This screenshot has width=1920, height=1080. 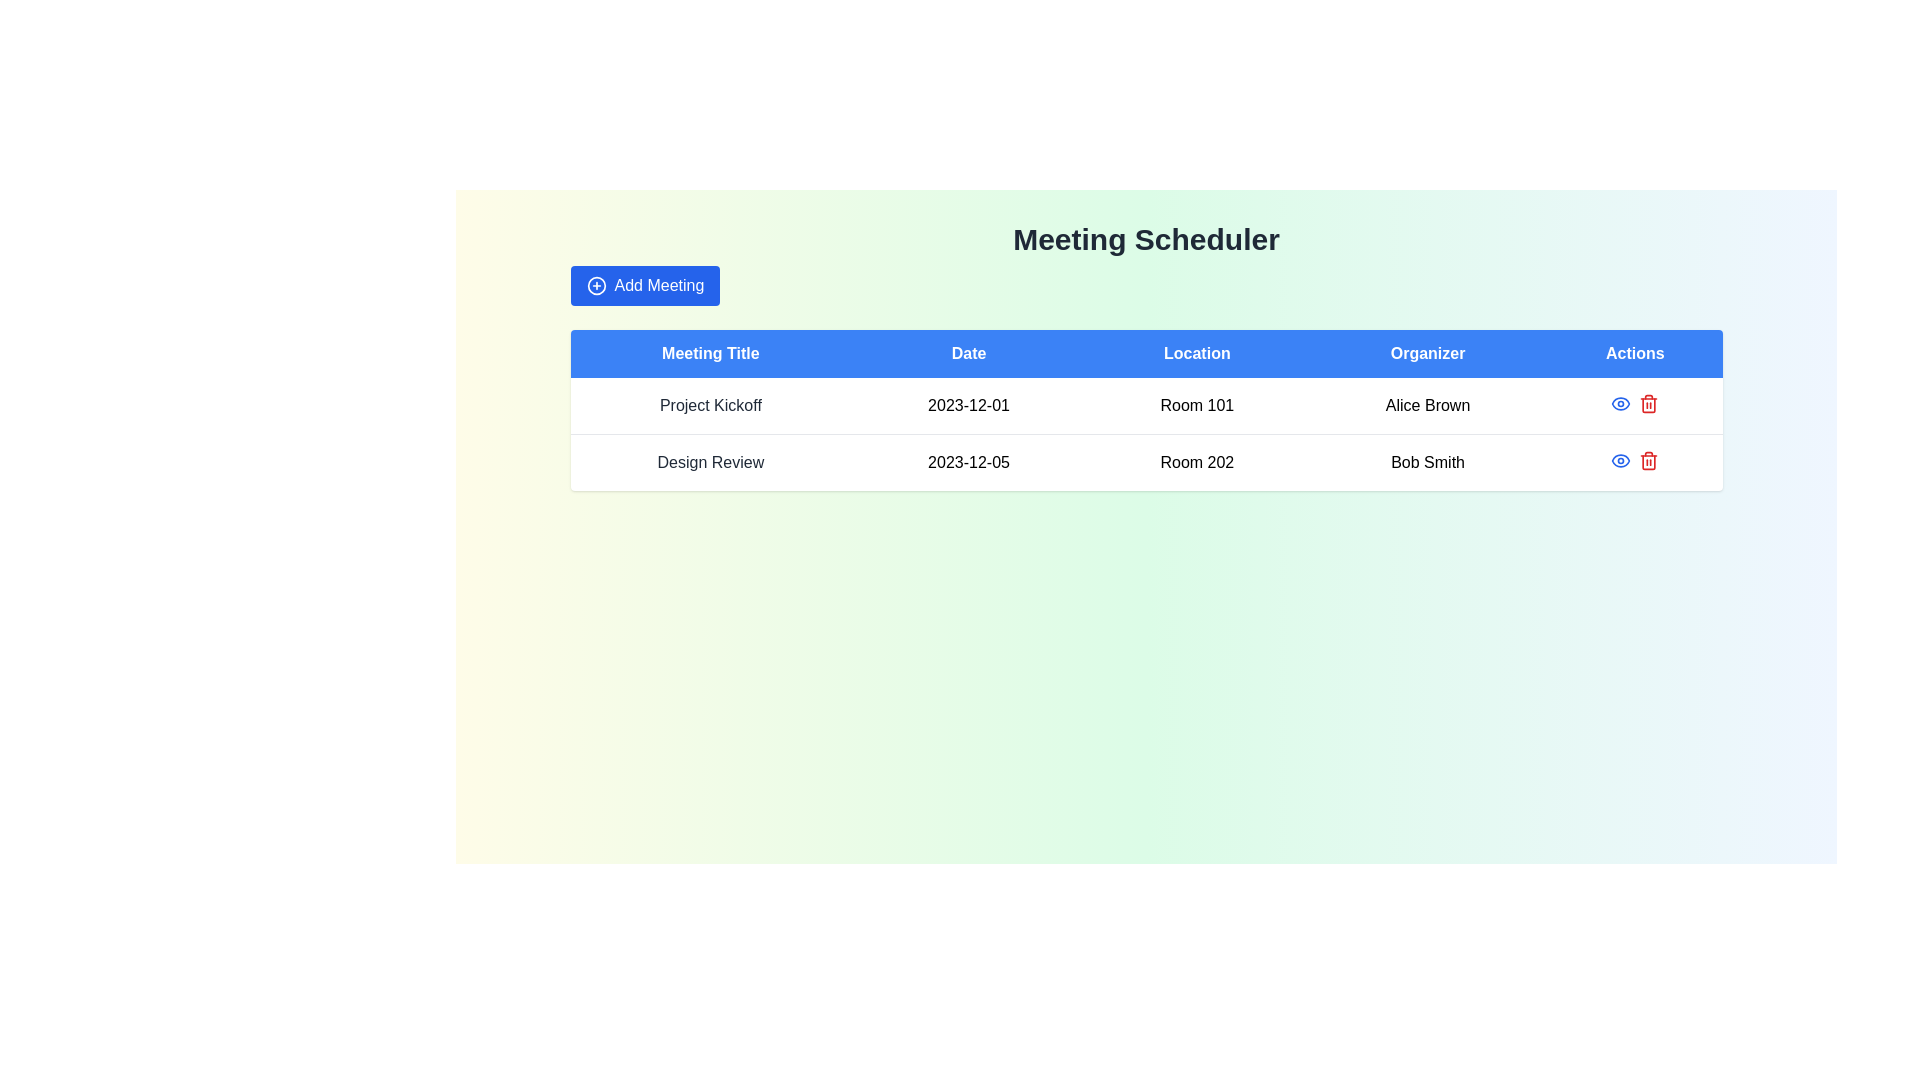 What do you see at coordinates (645, 285) in the screenshot?
I see `the 'Add Meeting' button located below the 'Meeting Scheduler' title` at bounding box center [645, 285].